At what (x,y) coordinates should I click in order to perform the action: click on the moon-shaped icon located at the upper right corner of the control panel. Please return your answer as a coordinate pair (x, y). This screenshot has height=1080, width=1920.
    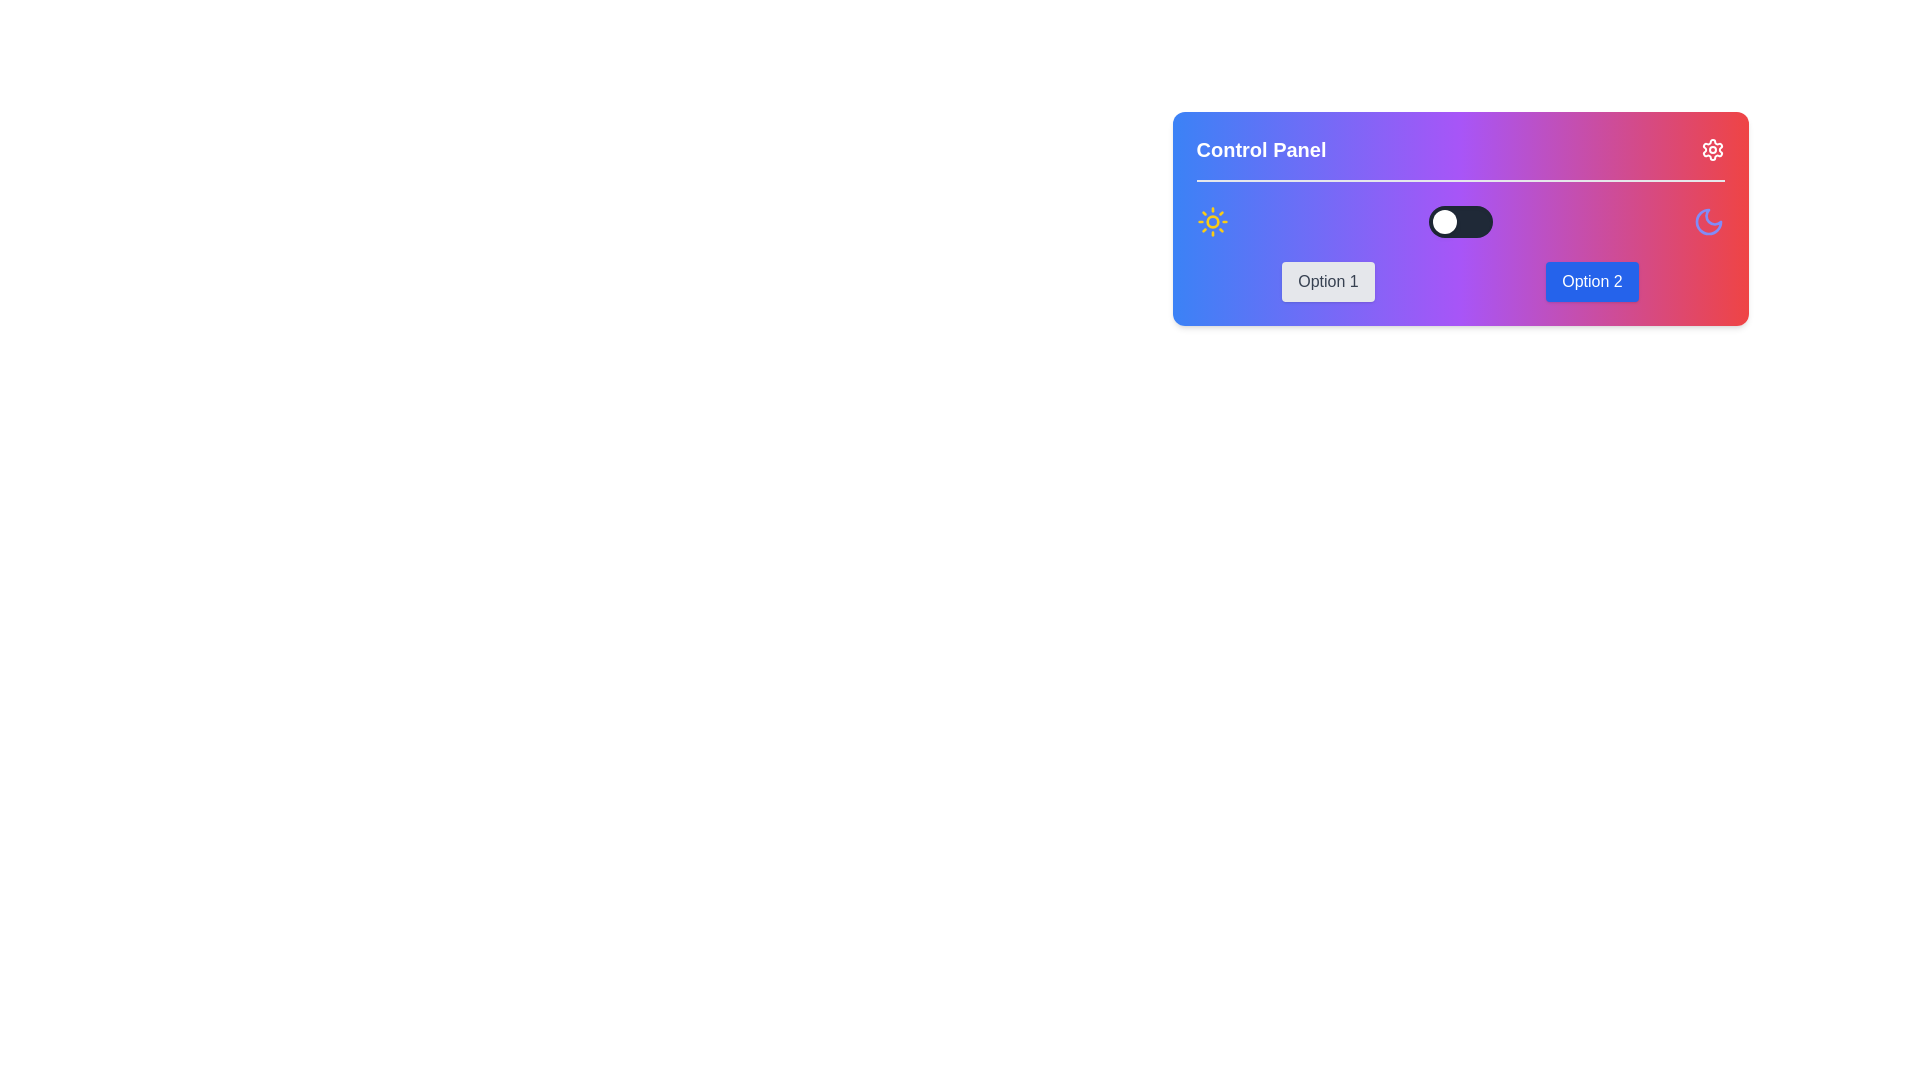
    Looking at the image, I should click on (1707, 222).